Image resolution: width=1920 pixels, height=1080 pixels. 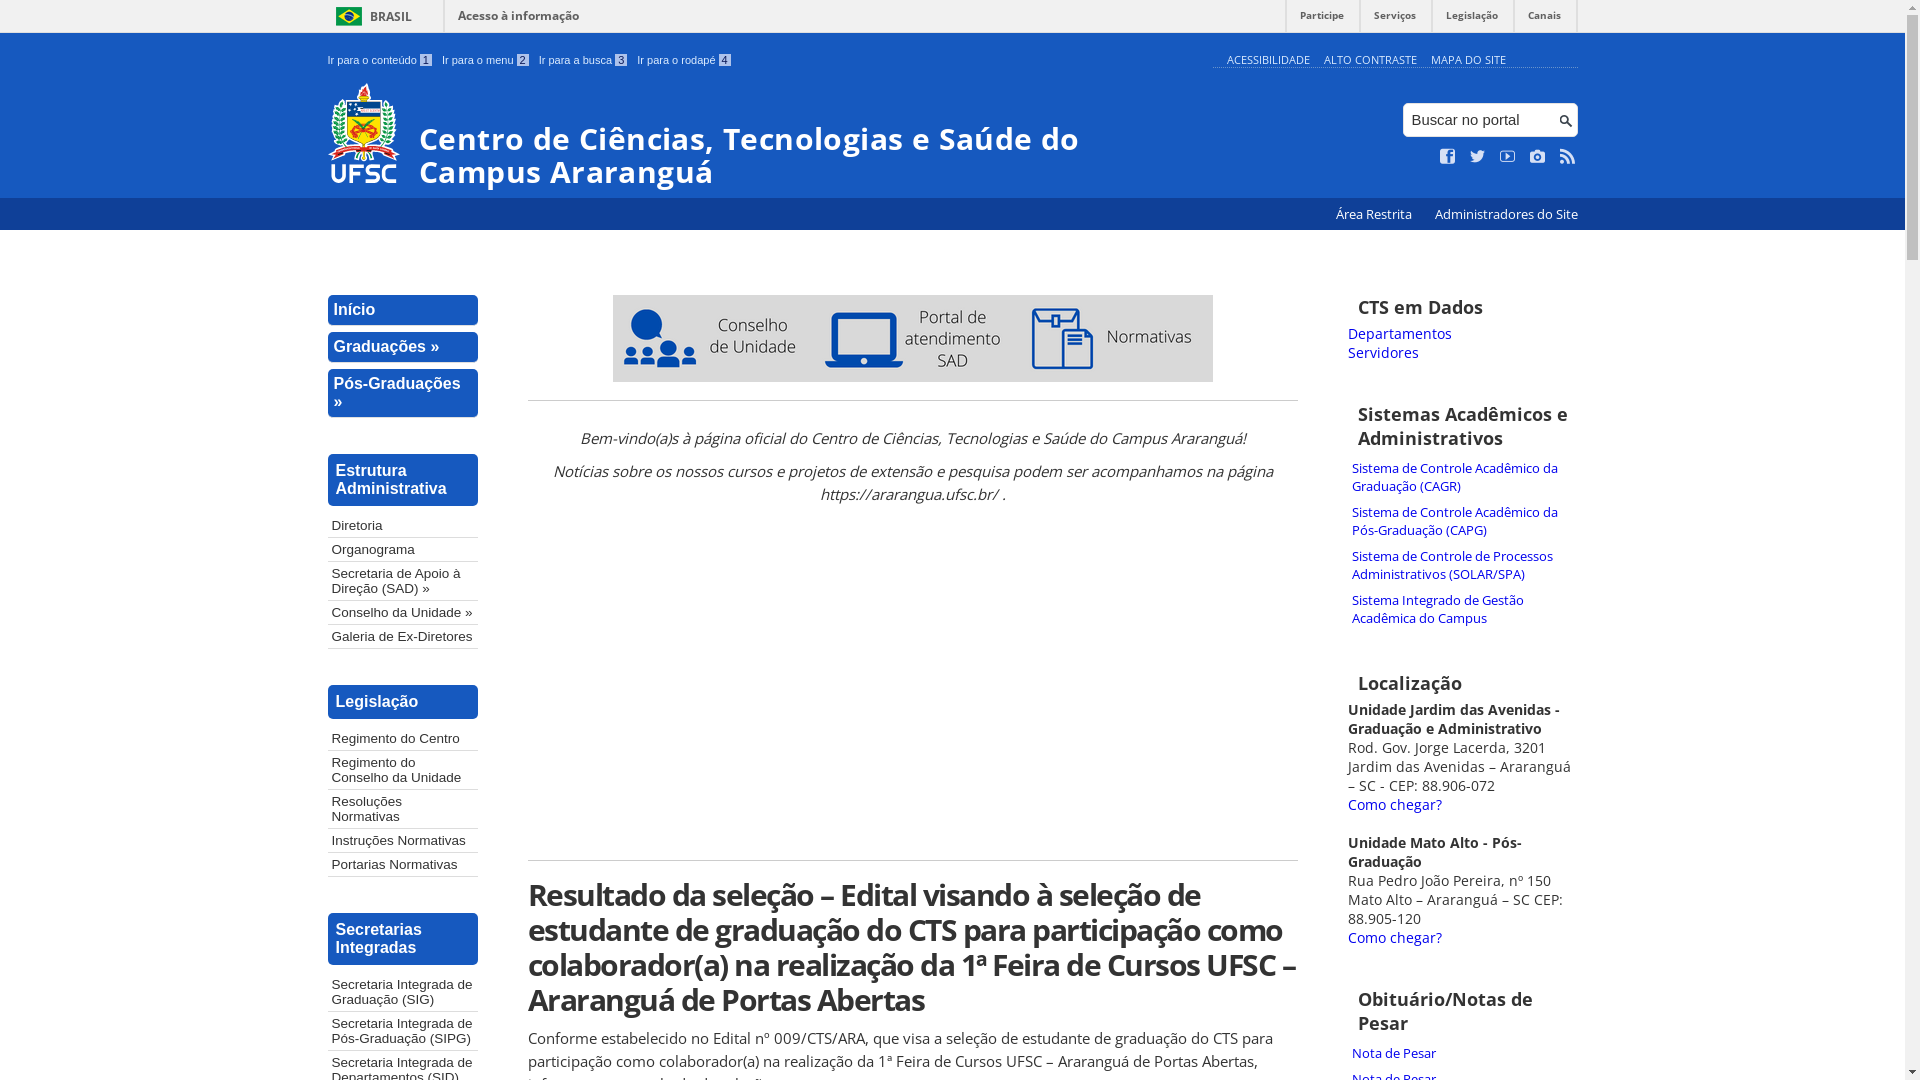 What do you see at coordinates (402, 524) in the screenshot?
I see `'Diretoria'` at bounding box center [402, 524].